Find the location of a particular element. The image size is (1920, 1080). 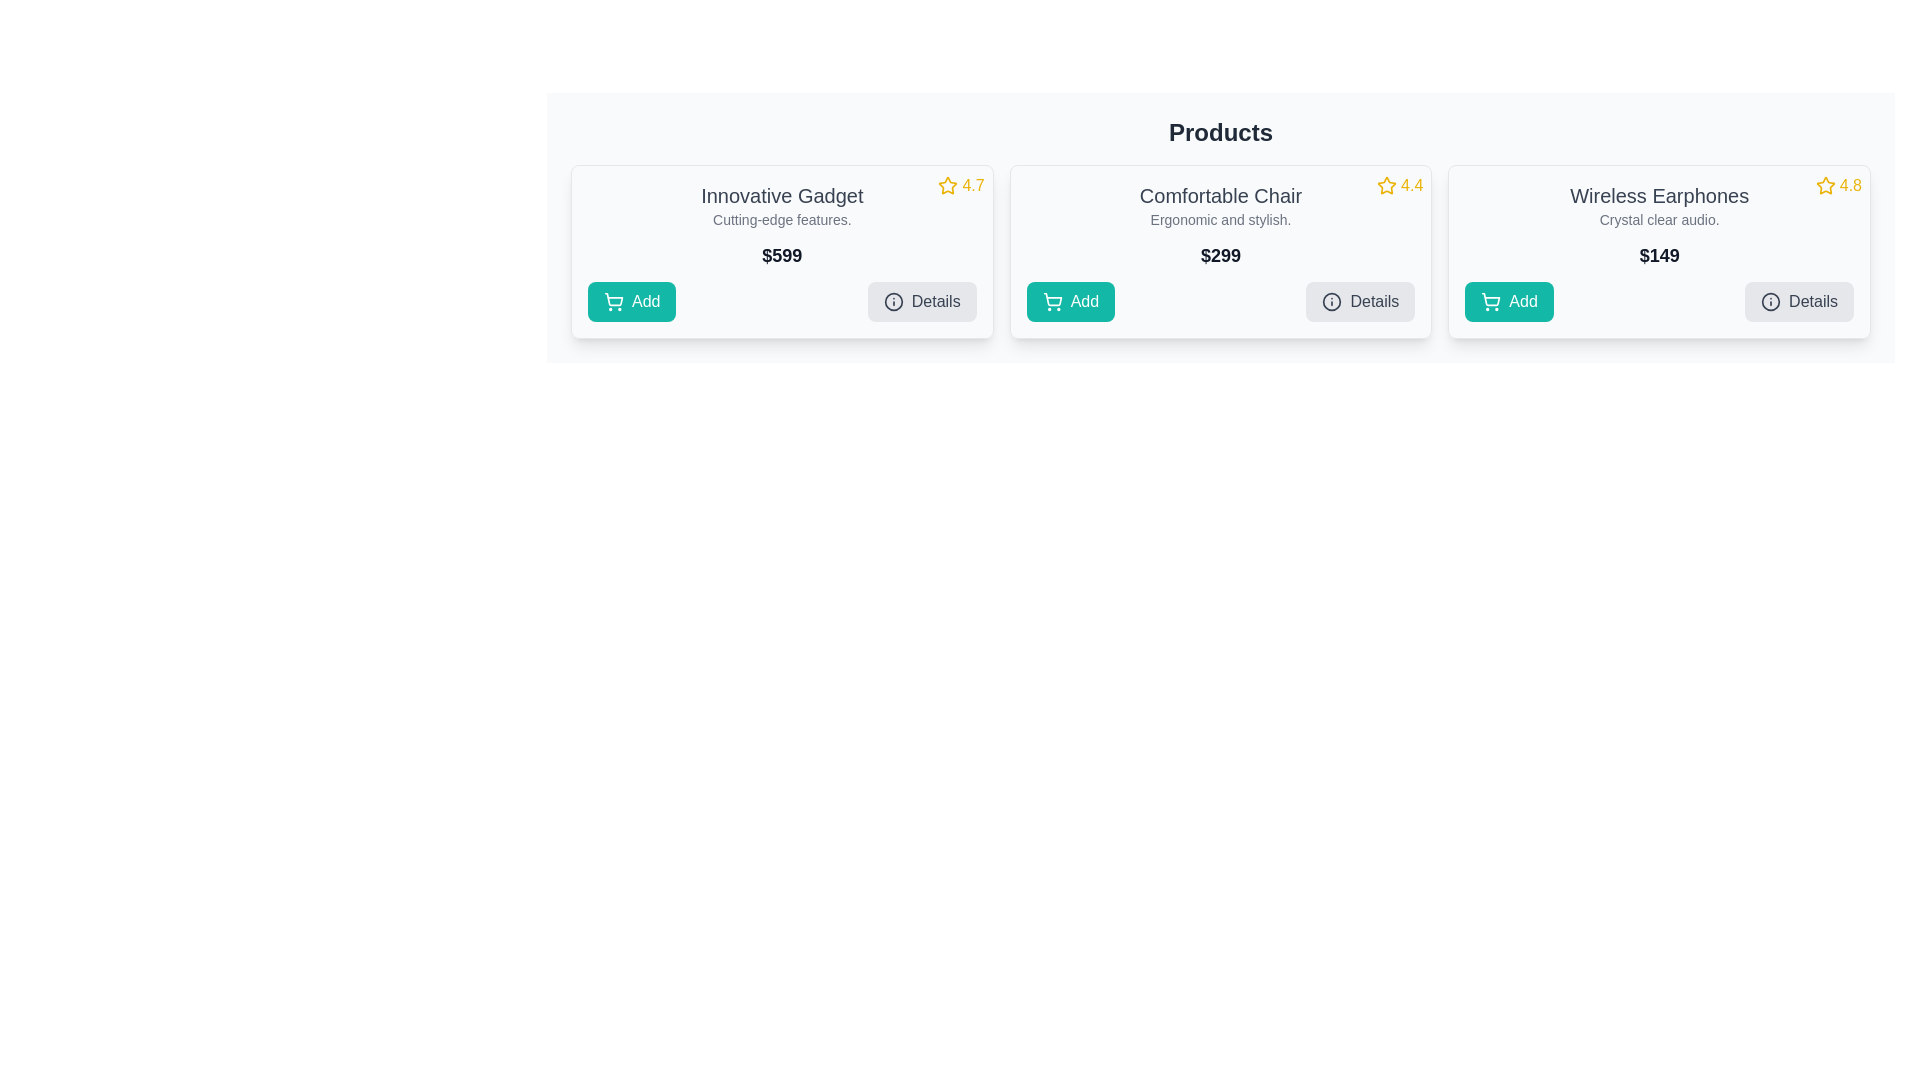

vector graphic representing the cart icon within the 'Add' button for the 'Wireless Earphones' product is located at coordinates (1491, 299).